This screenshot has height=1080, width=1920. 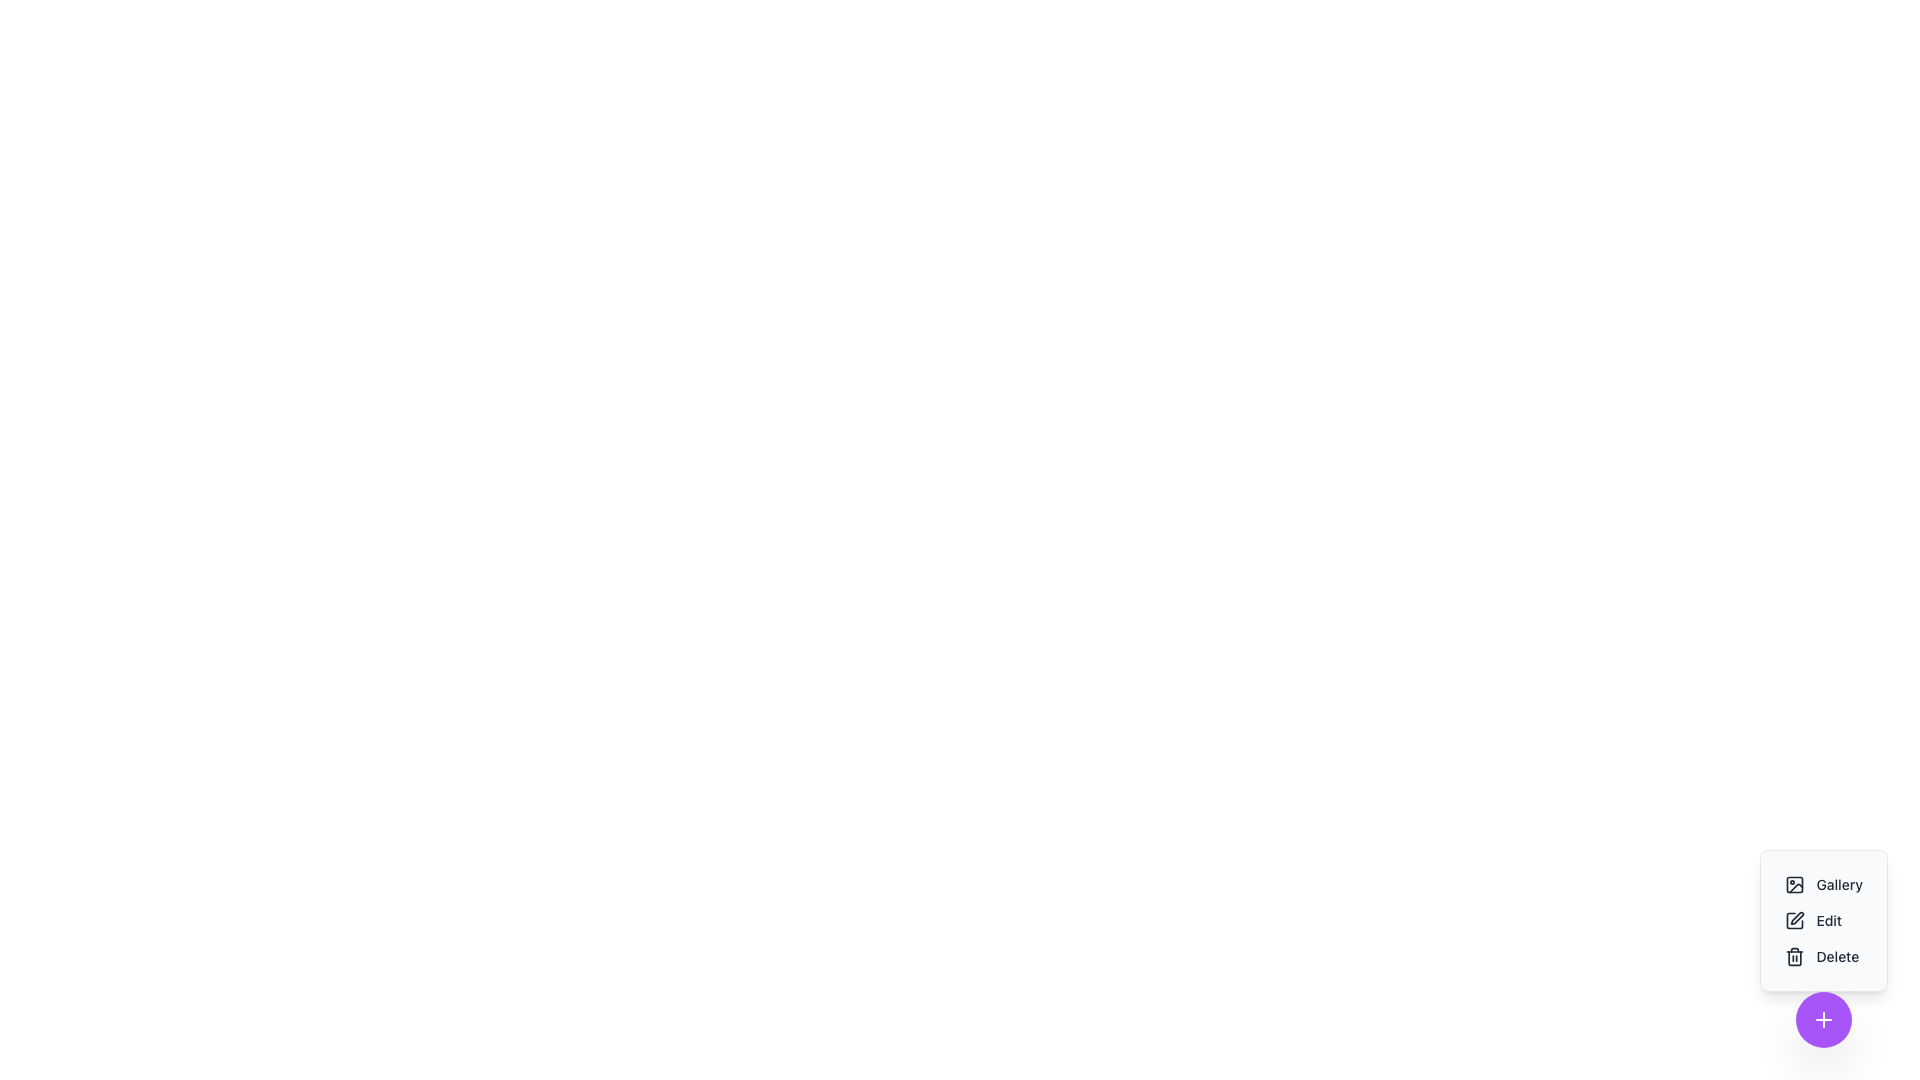 What do you see at coordinates (1837, 955) in the screenshot?
I see `the 'Delete' label, which is the third entry in a vertical list, located to the right of a trash can icon` at bounding box center [1837, 955].